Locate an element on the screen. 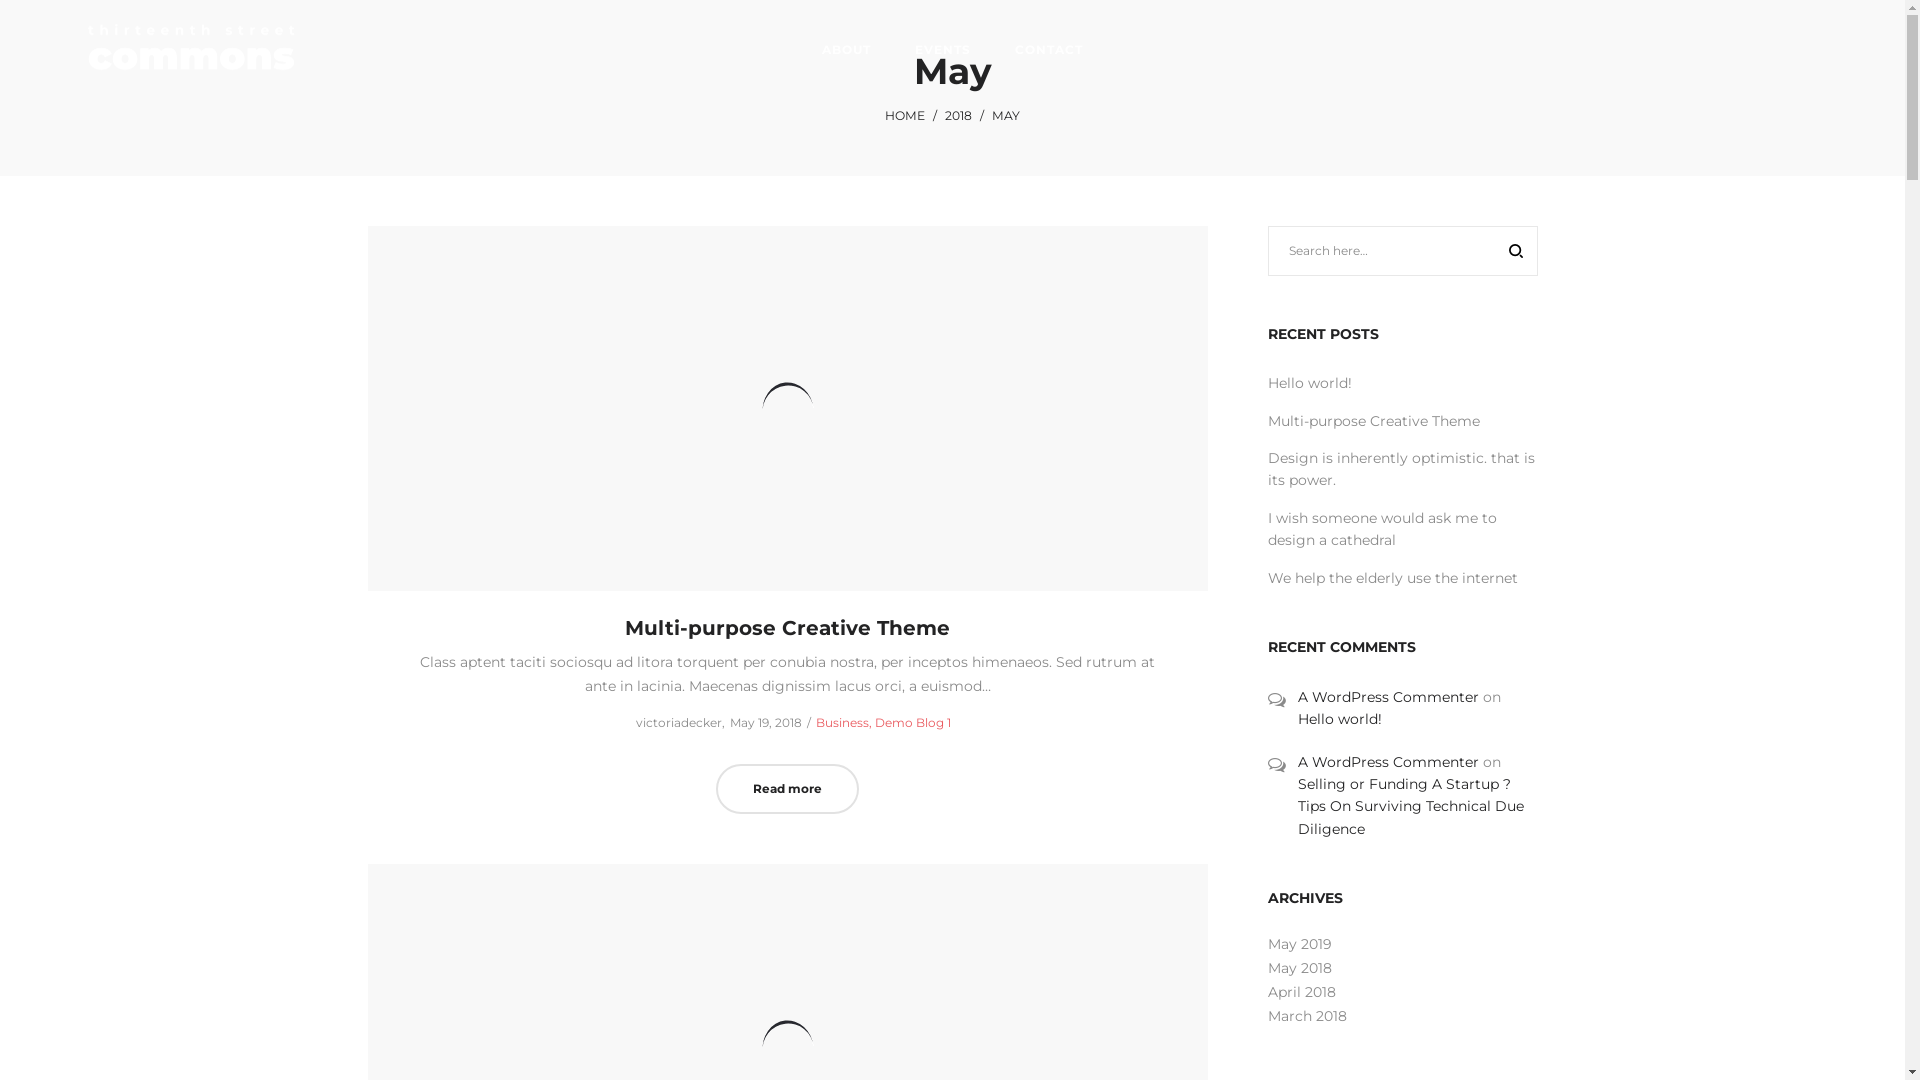 The image size is (1920, 1080). 'April 2018' is located at coordinates (1301, 991).